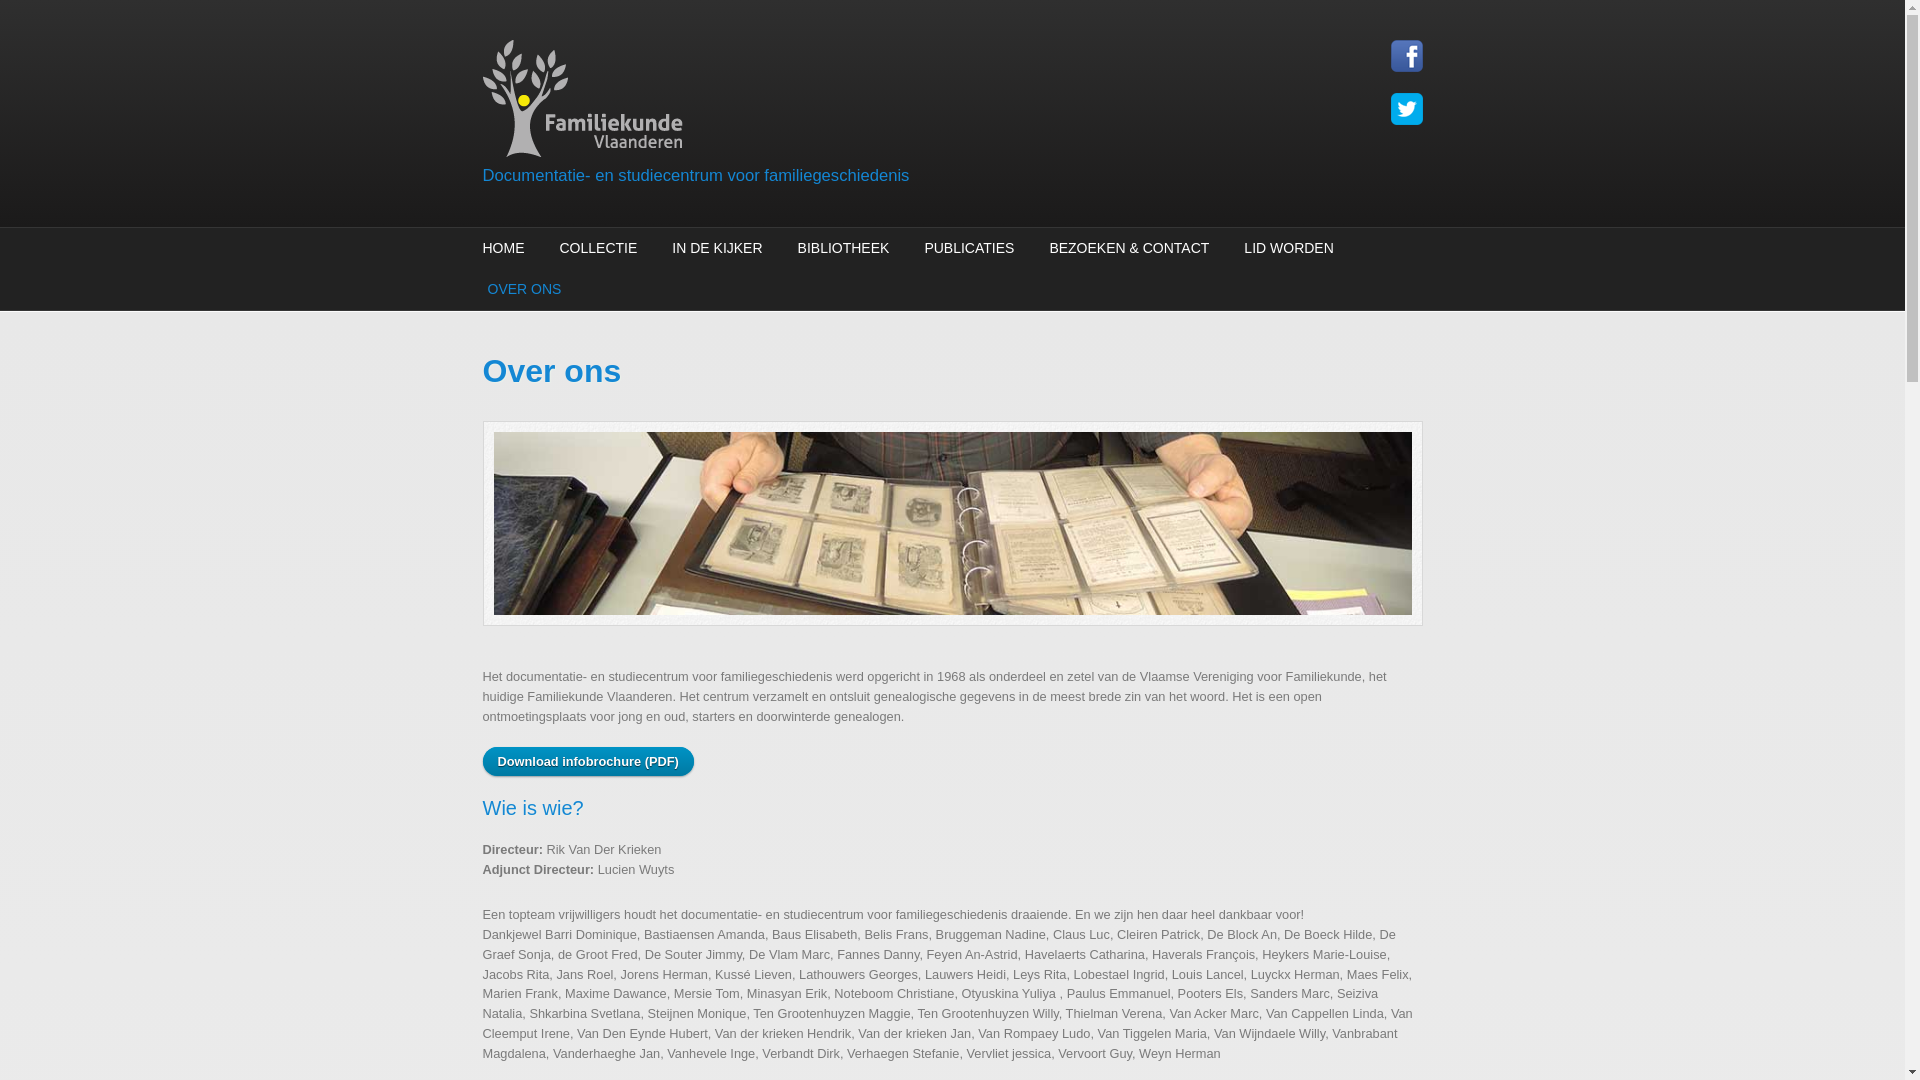  Describe the element at coordinates (791, 102) in the screenshot. I see `'Home'` at that location.